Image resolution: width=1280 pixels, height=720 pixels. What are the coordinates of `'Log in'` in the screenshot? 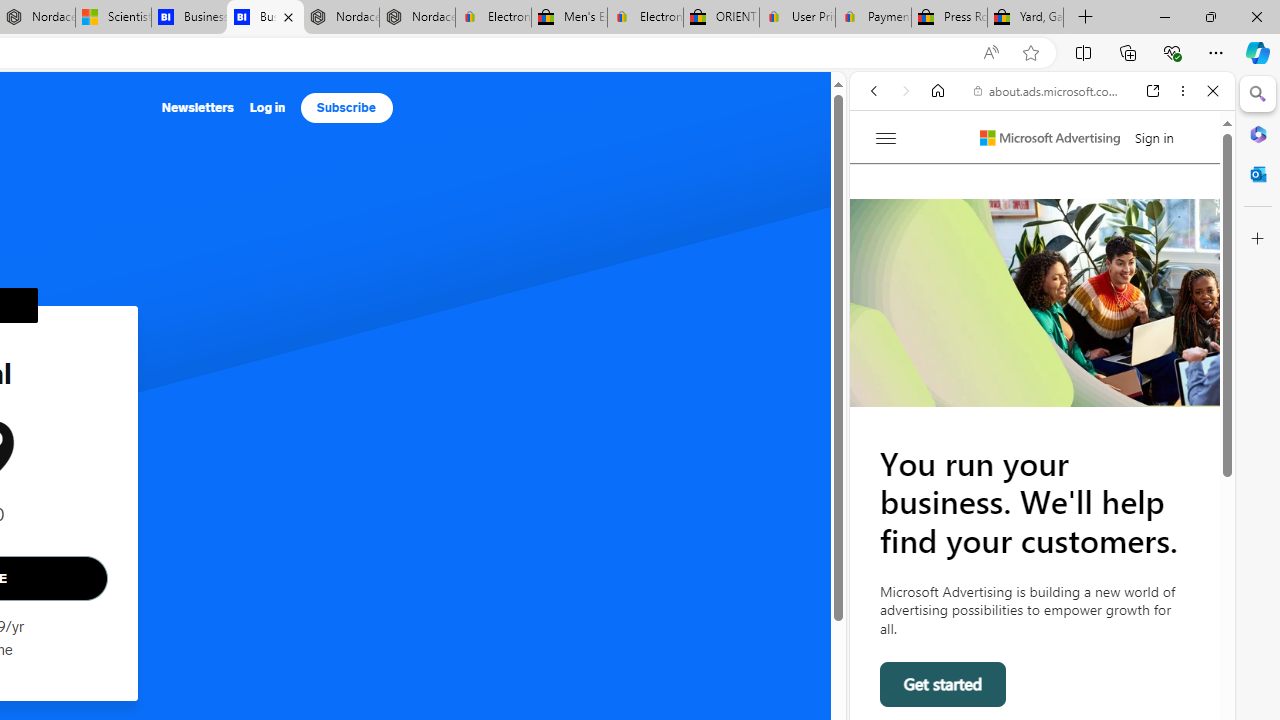 It's located at (266, 108).